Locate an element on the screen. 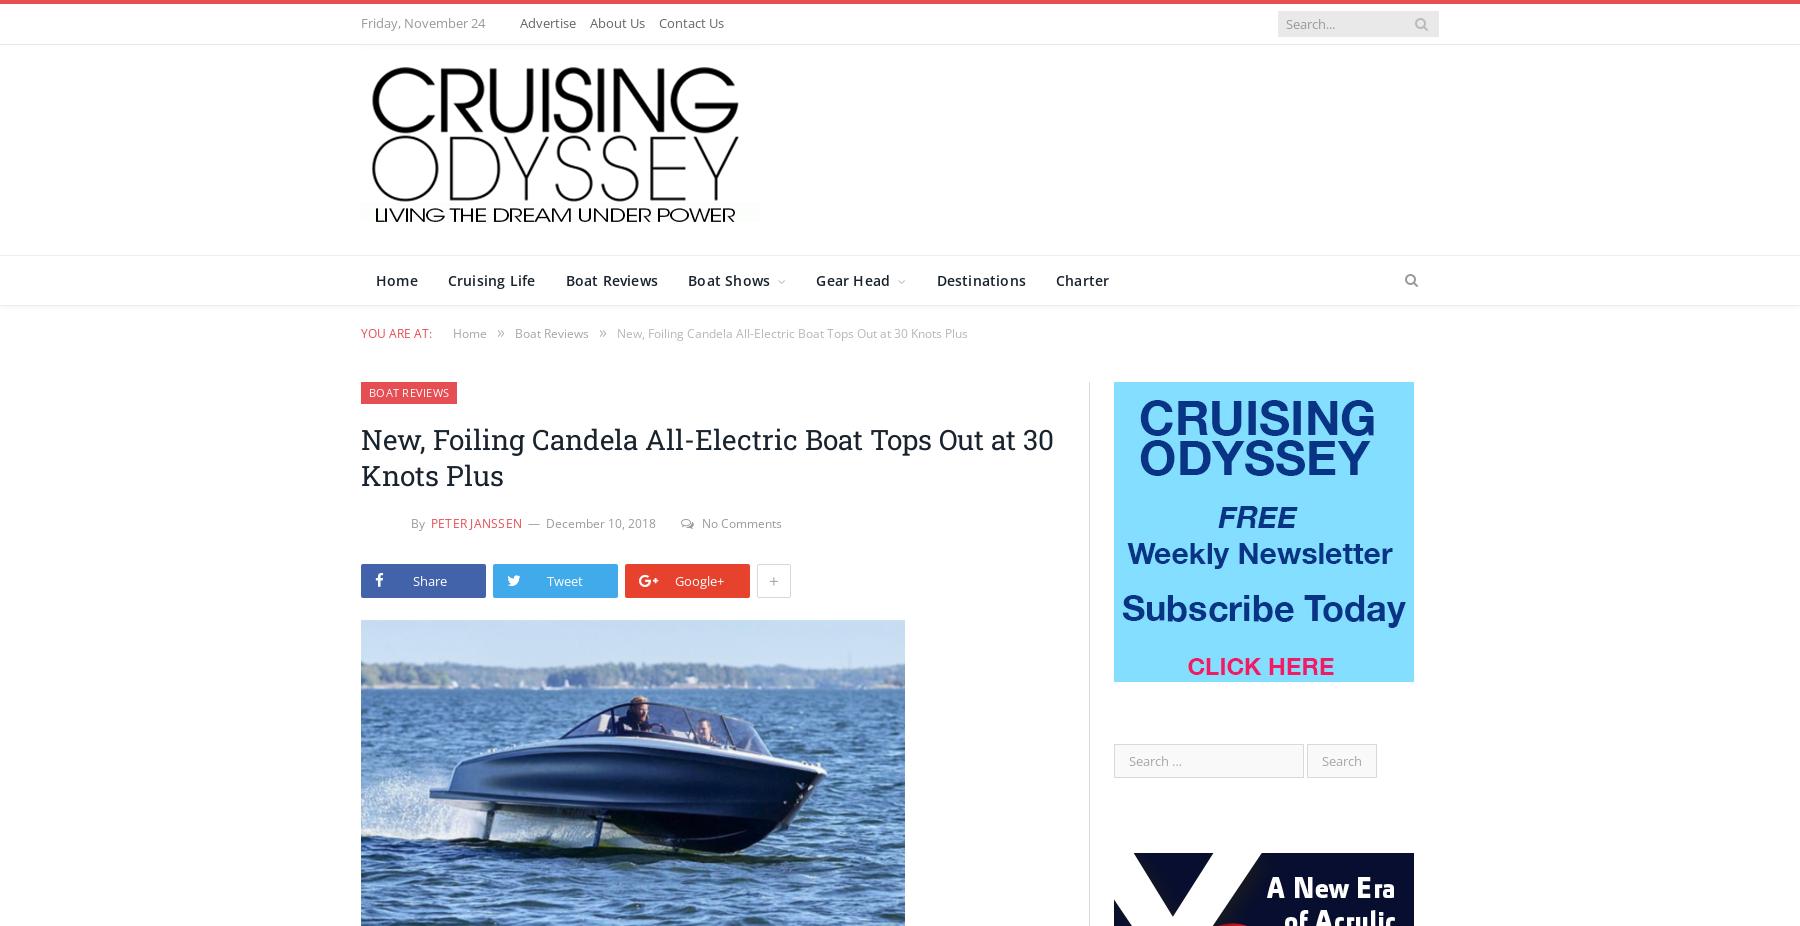 The image size is (1800, 926). 'No Comments' is located at coordinates (740, 521).